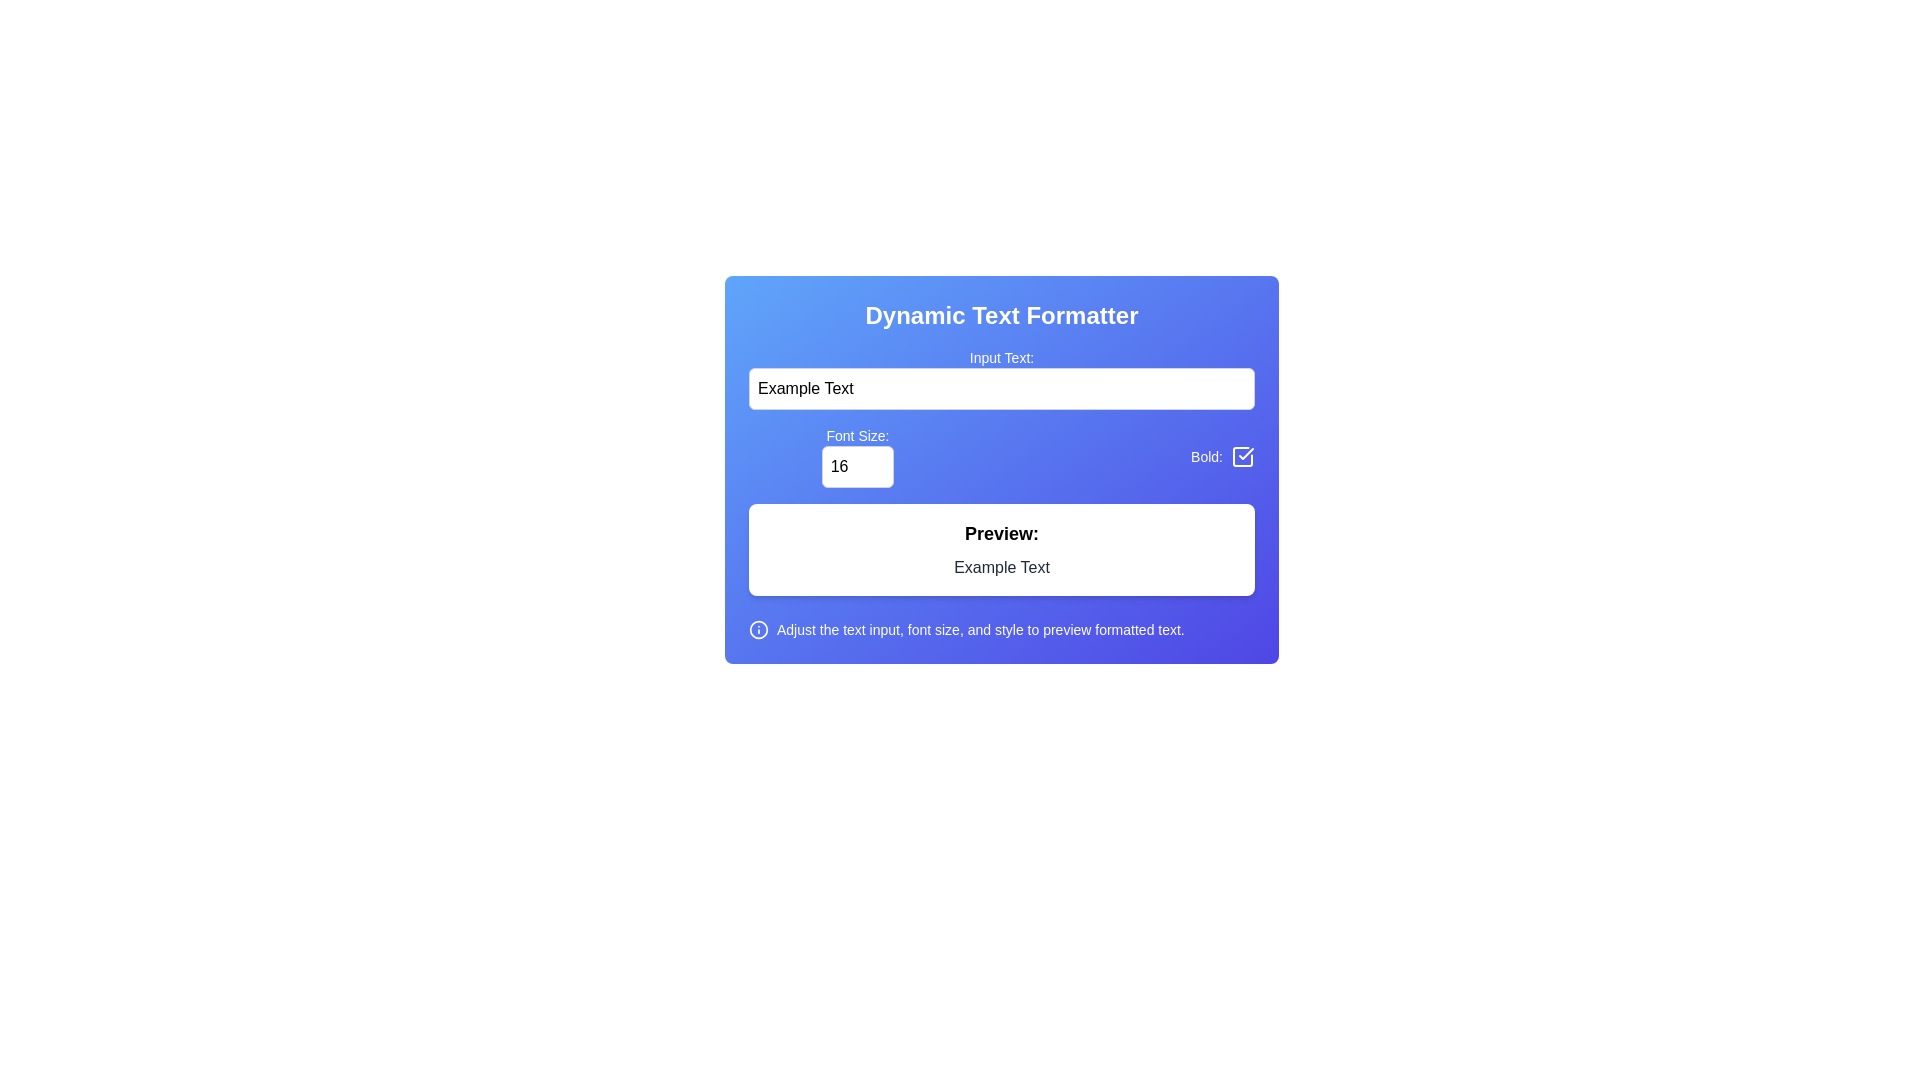 The height and width of the screenshot is (1080, 1920). I want to click on the text label displaying 'Example Text', so click(1002, 567).